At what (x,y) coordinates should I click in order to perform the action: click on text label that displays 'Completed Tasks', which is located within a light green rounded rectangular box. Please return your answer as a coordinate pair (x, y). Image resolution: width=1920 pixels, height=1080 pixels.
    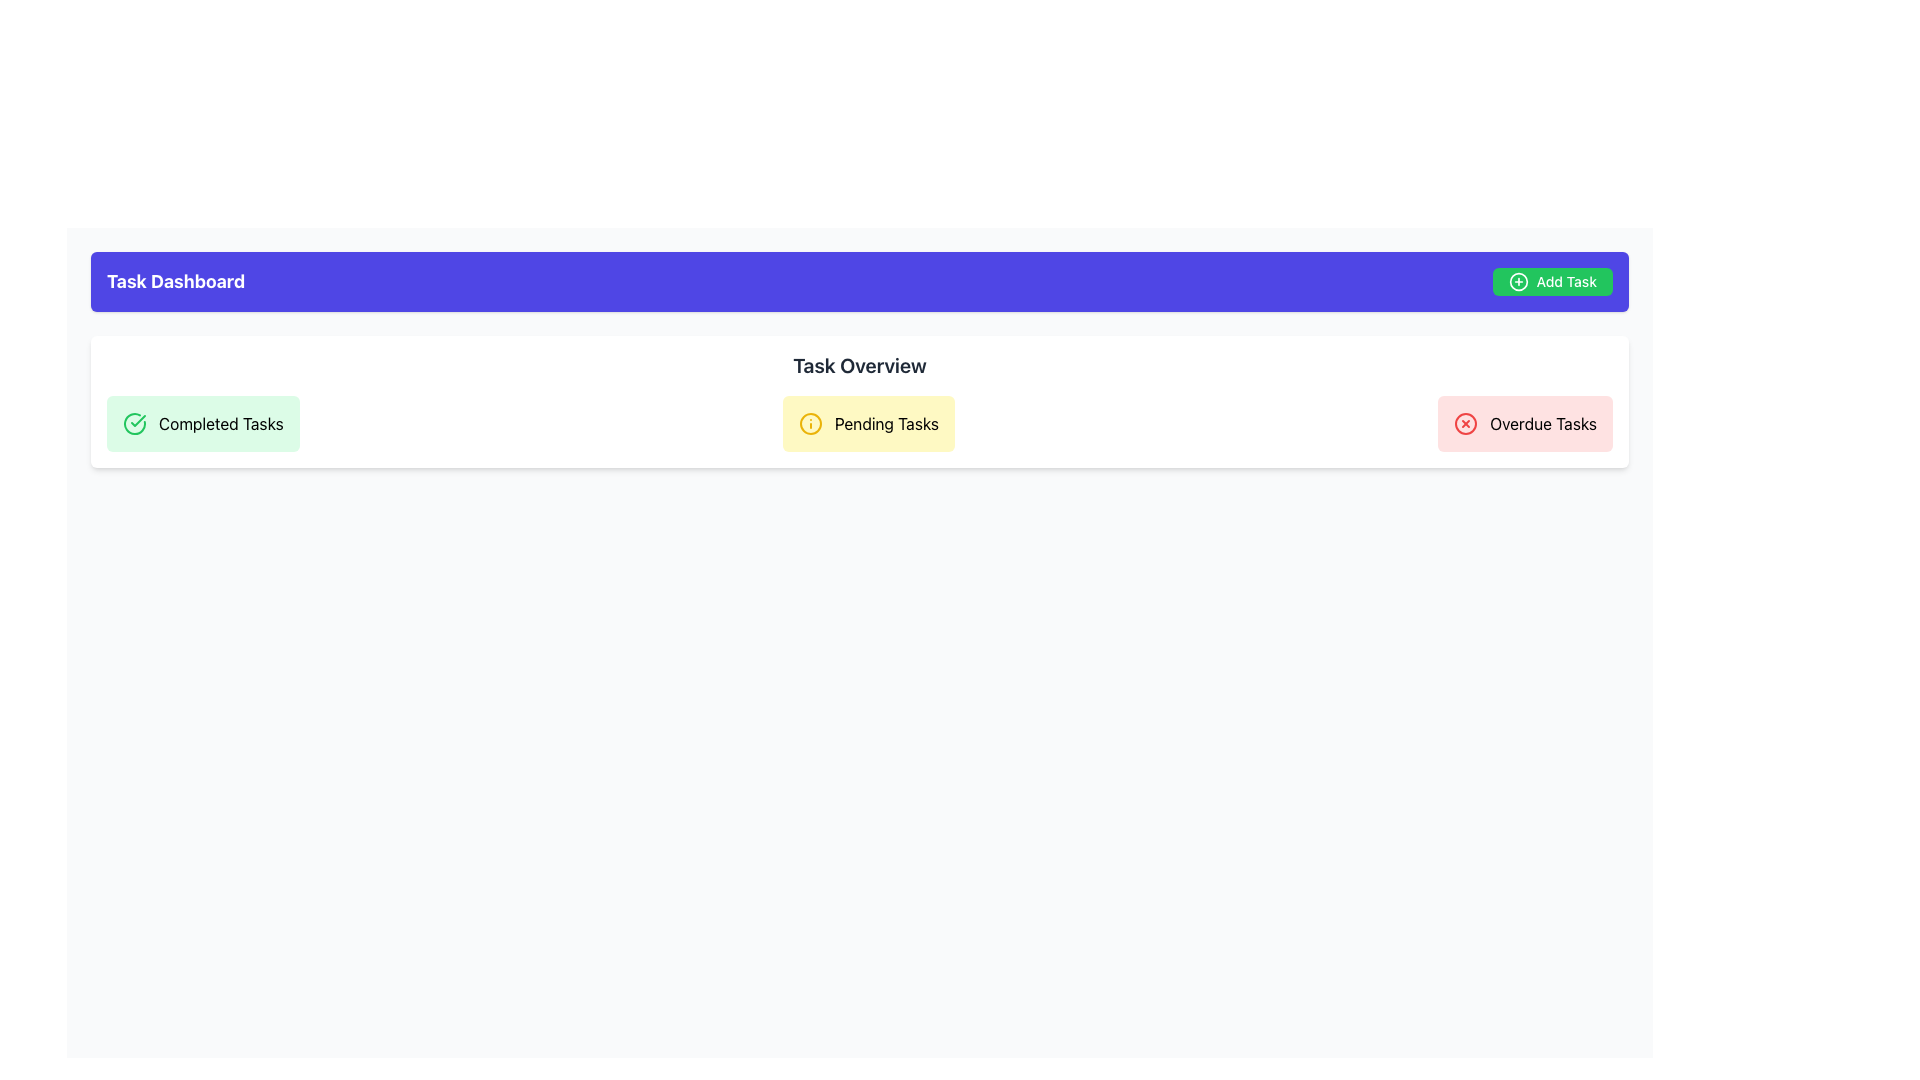
    Looking at the image, I should click on (221, 423).